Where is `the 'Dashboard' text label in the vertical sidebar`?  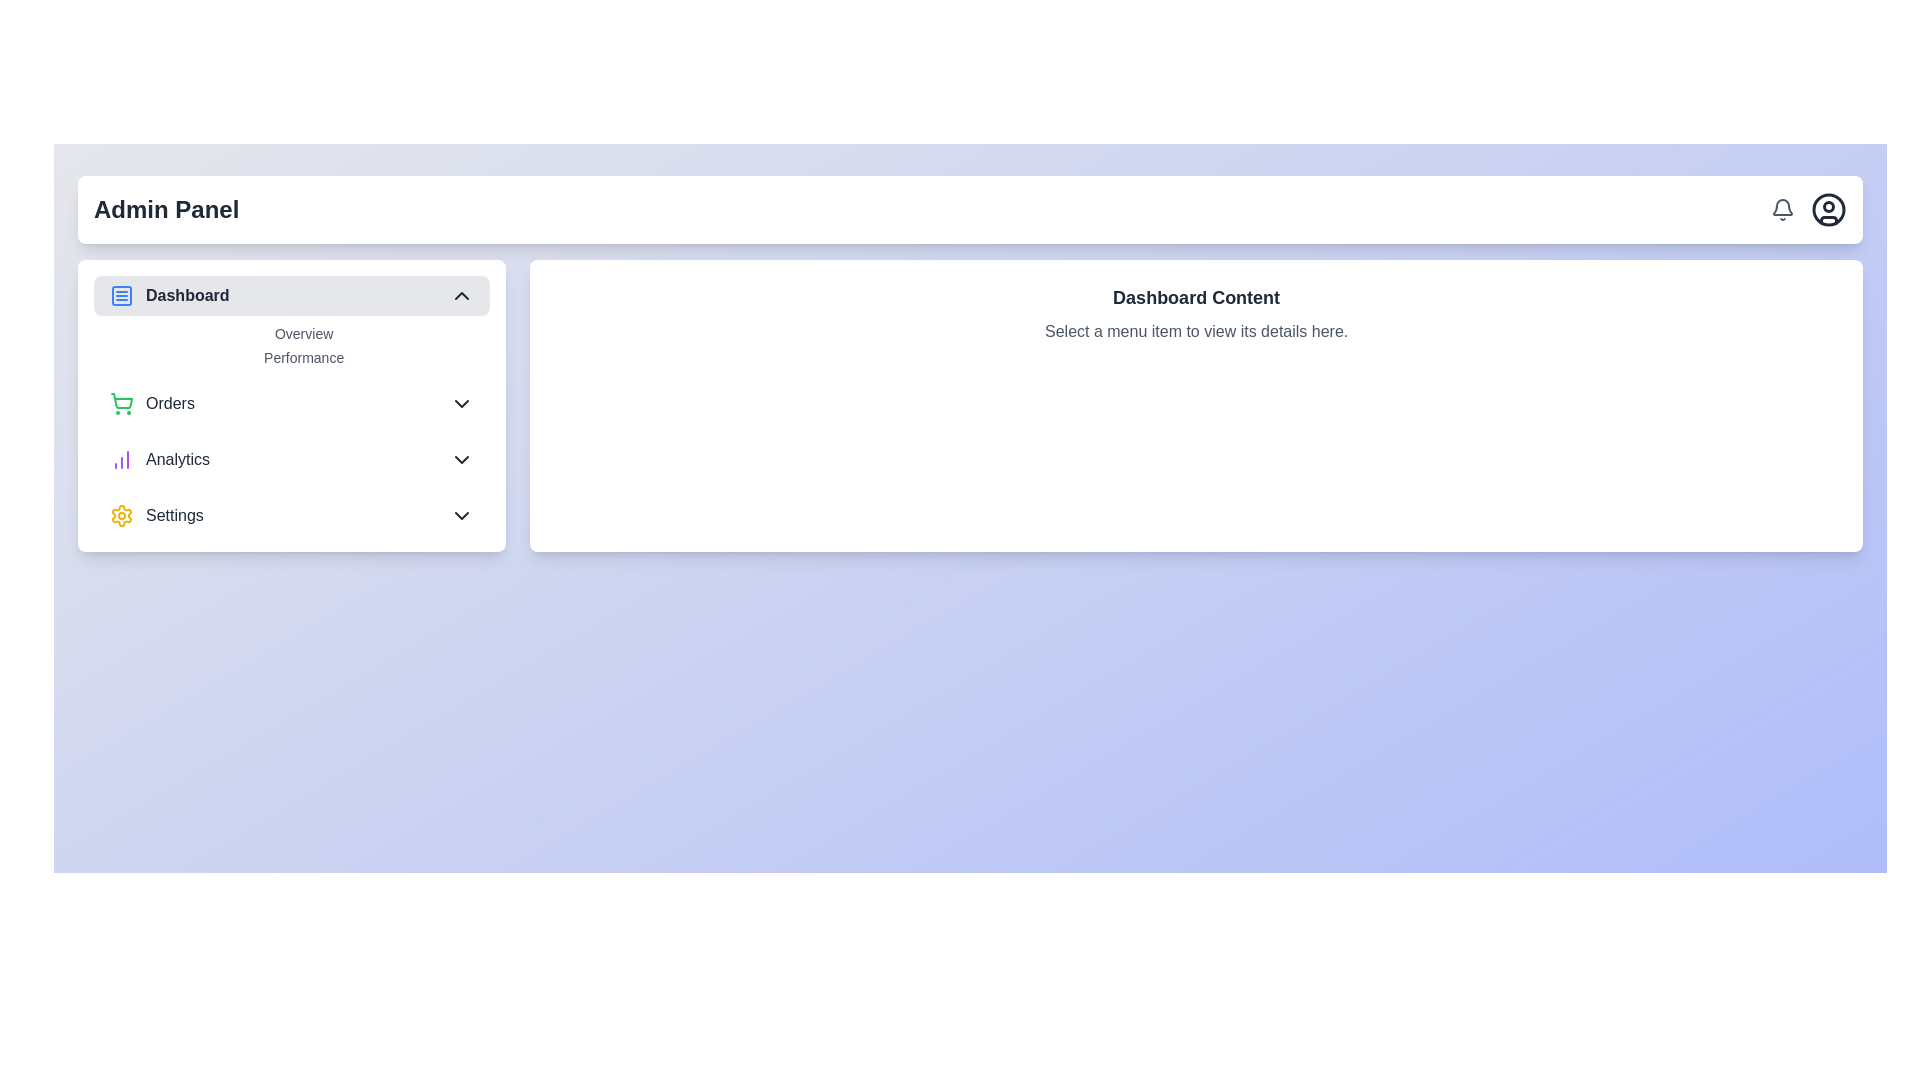 the 'Dashboard' text label in the vertical sidebar is located at coordinates (187, 296).